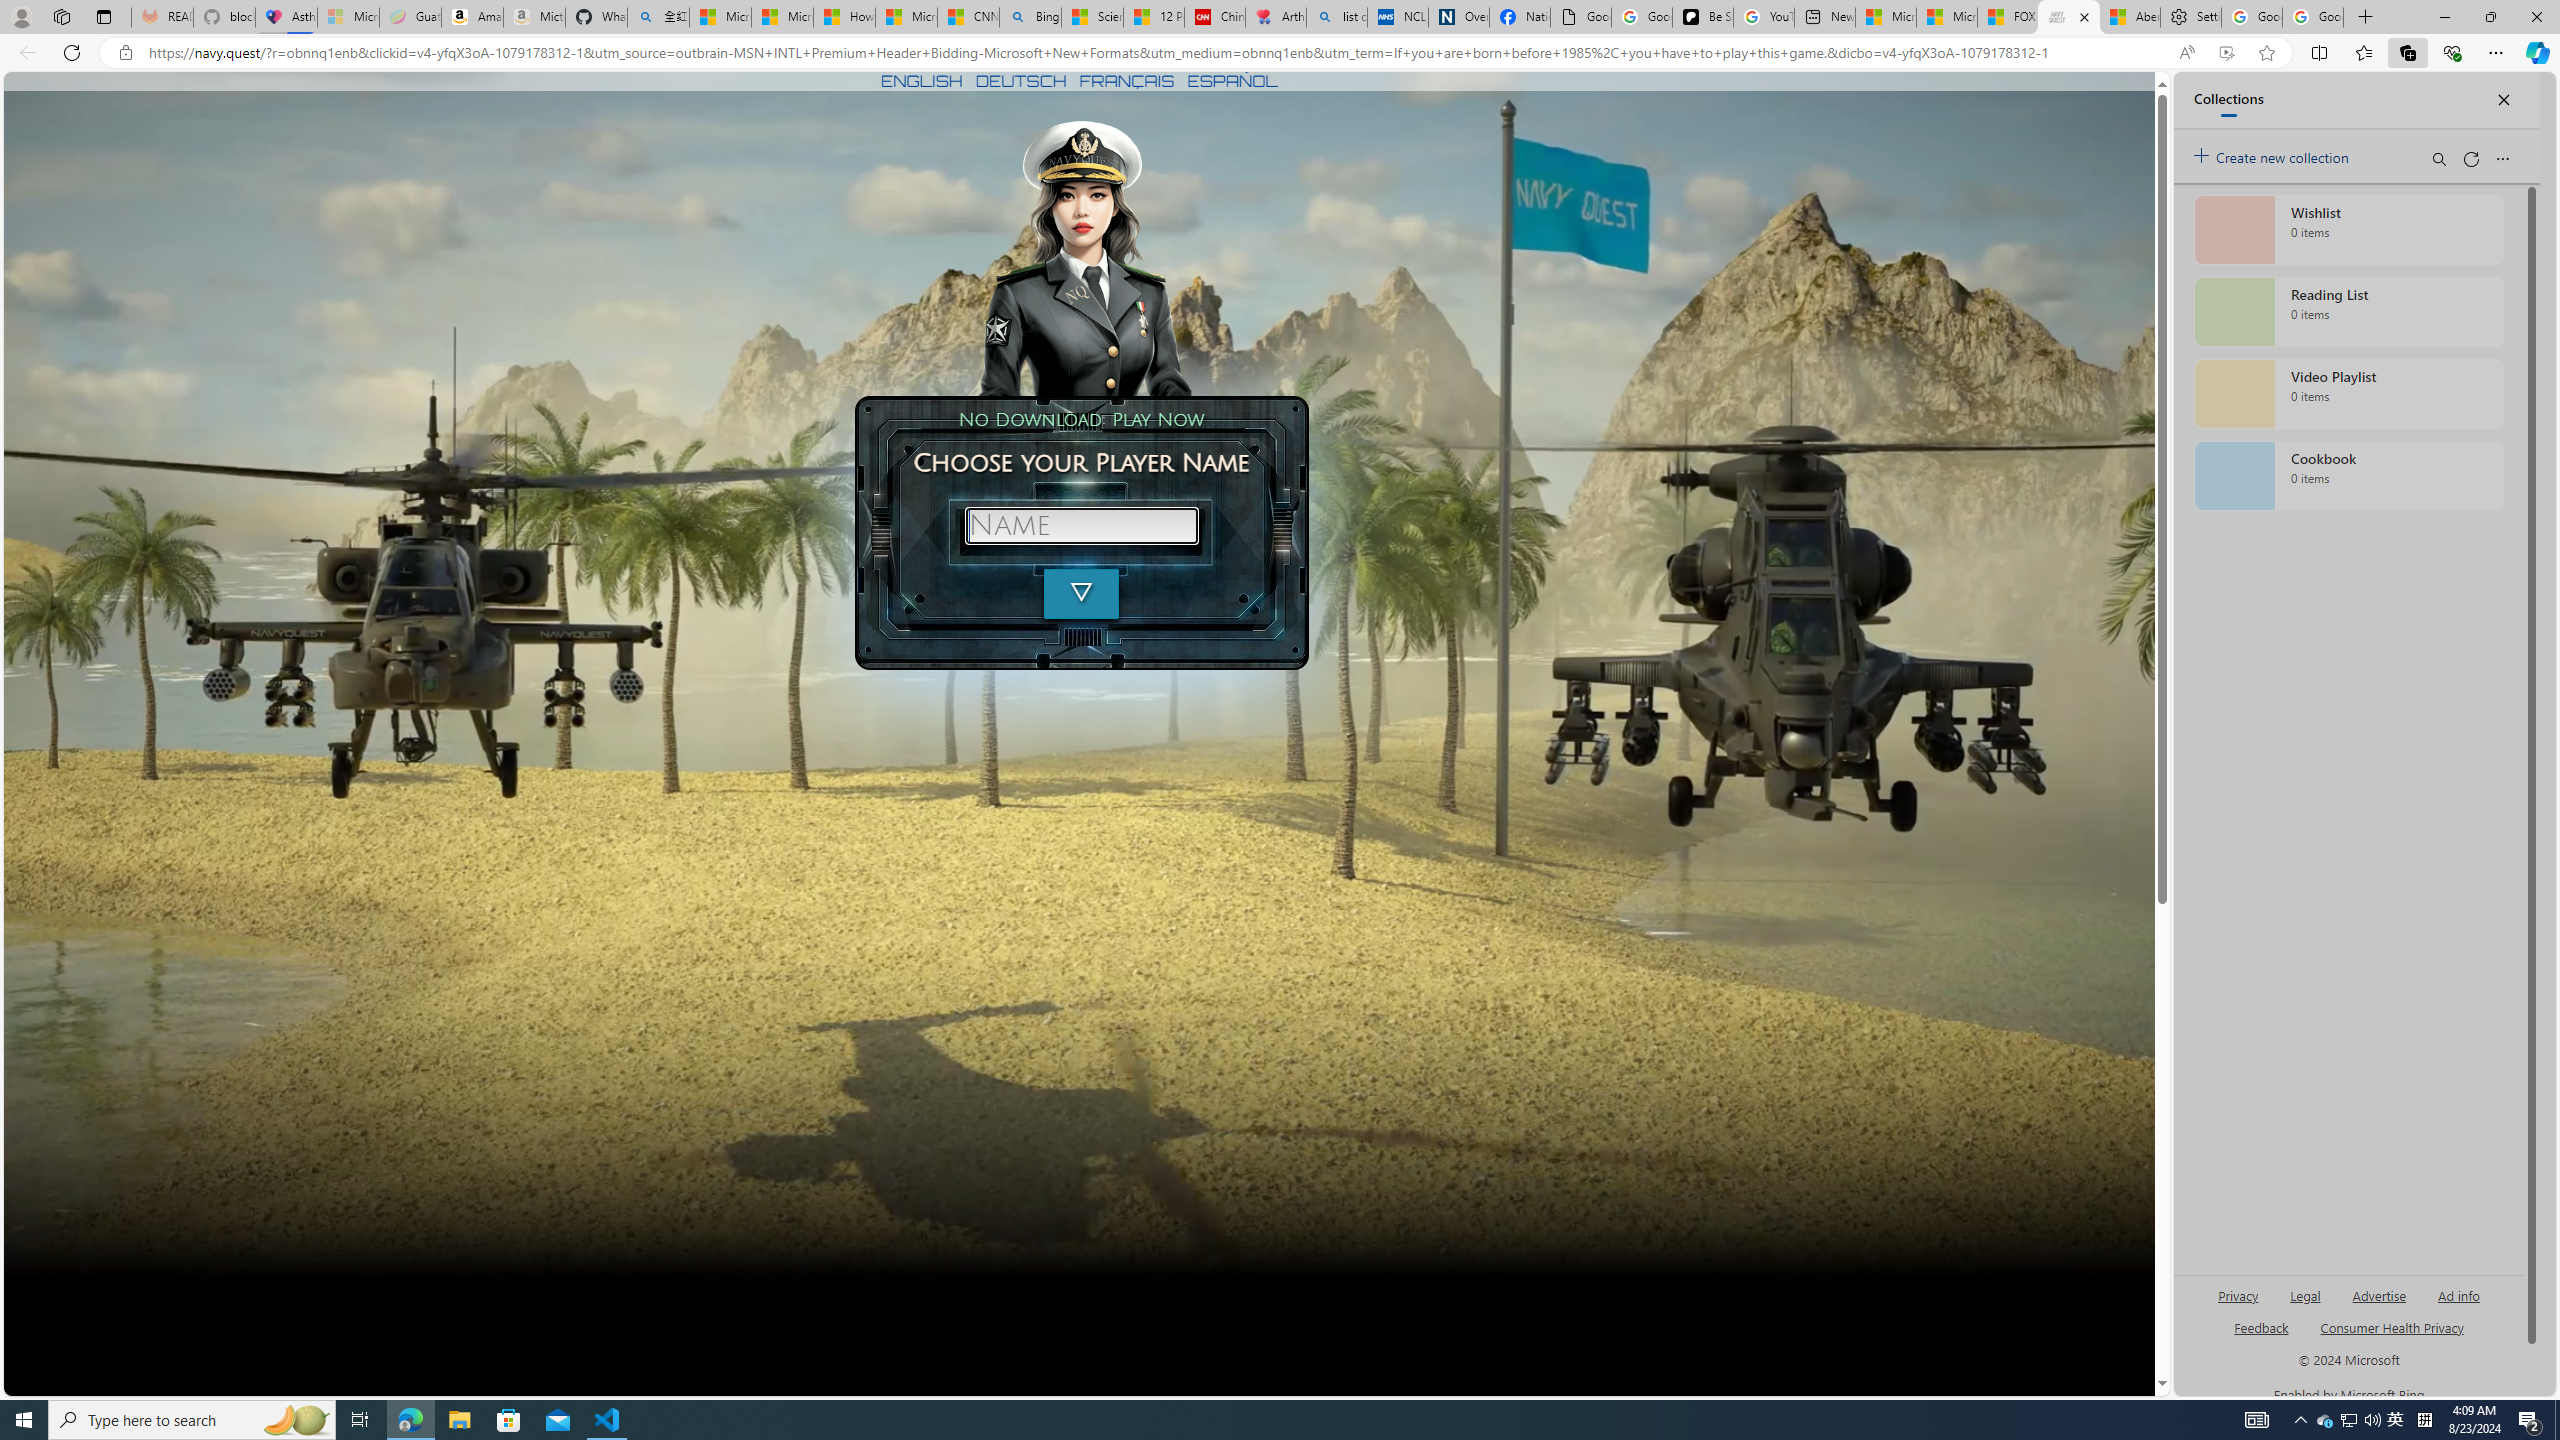 The width and height of the screenshot is (2560, 1440). I want to click on 'Arthritis: Ask Health Professionals', so click(1275, 16).